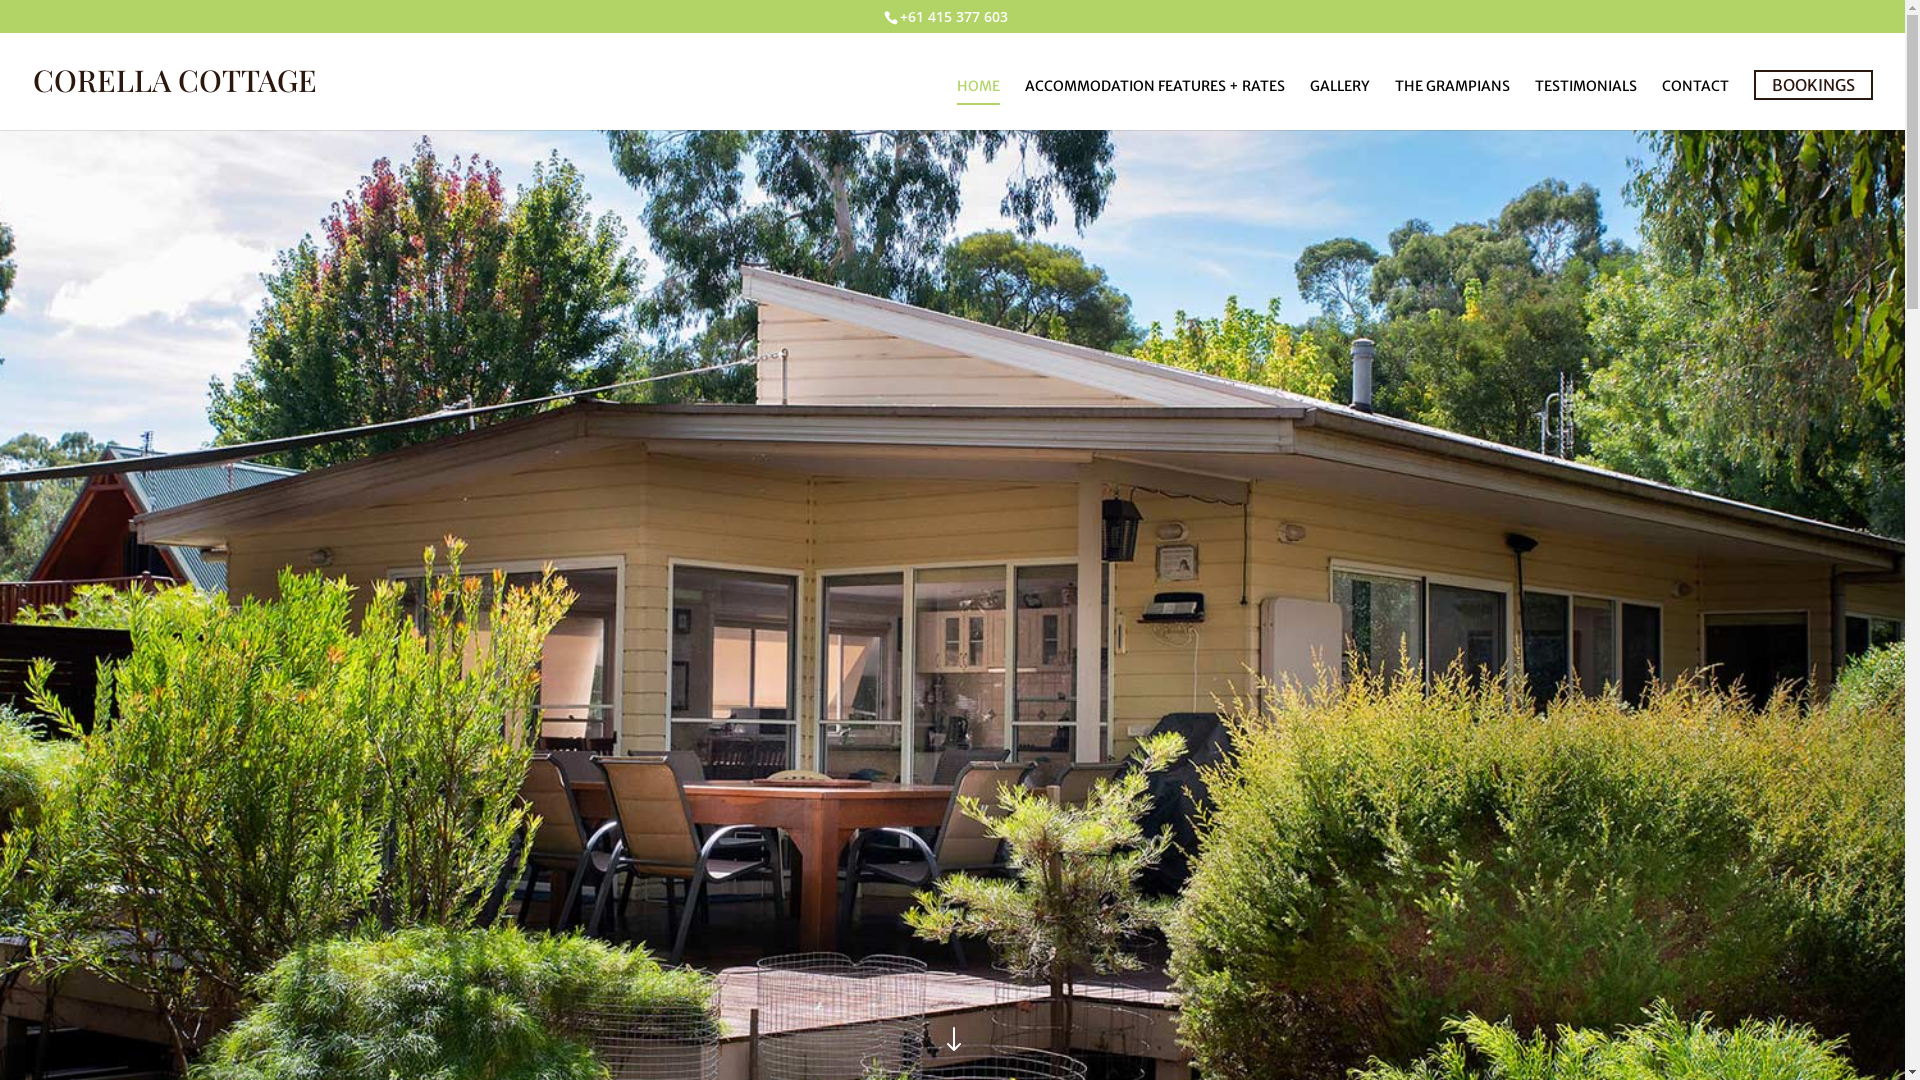 The height and width of the screenshot is (1080, 1920). Describe the element at coordinates (953, 16) in the screenshot. I see `'+61 415 377 603'` at that location.